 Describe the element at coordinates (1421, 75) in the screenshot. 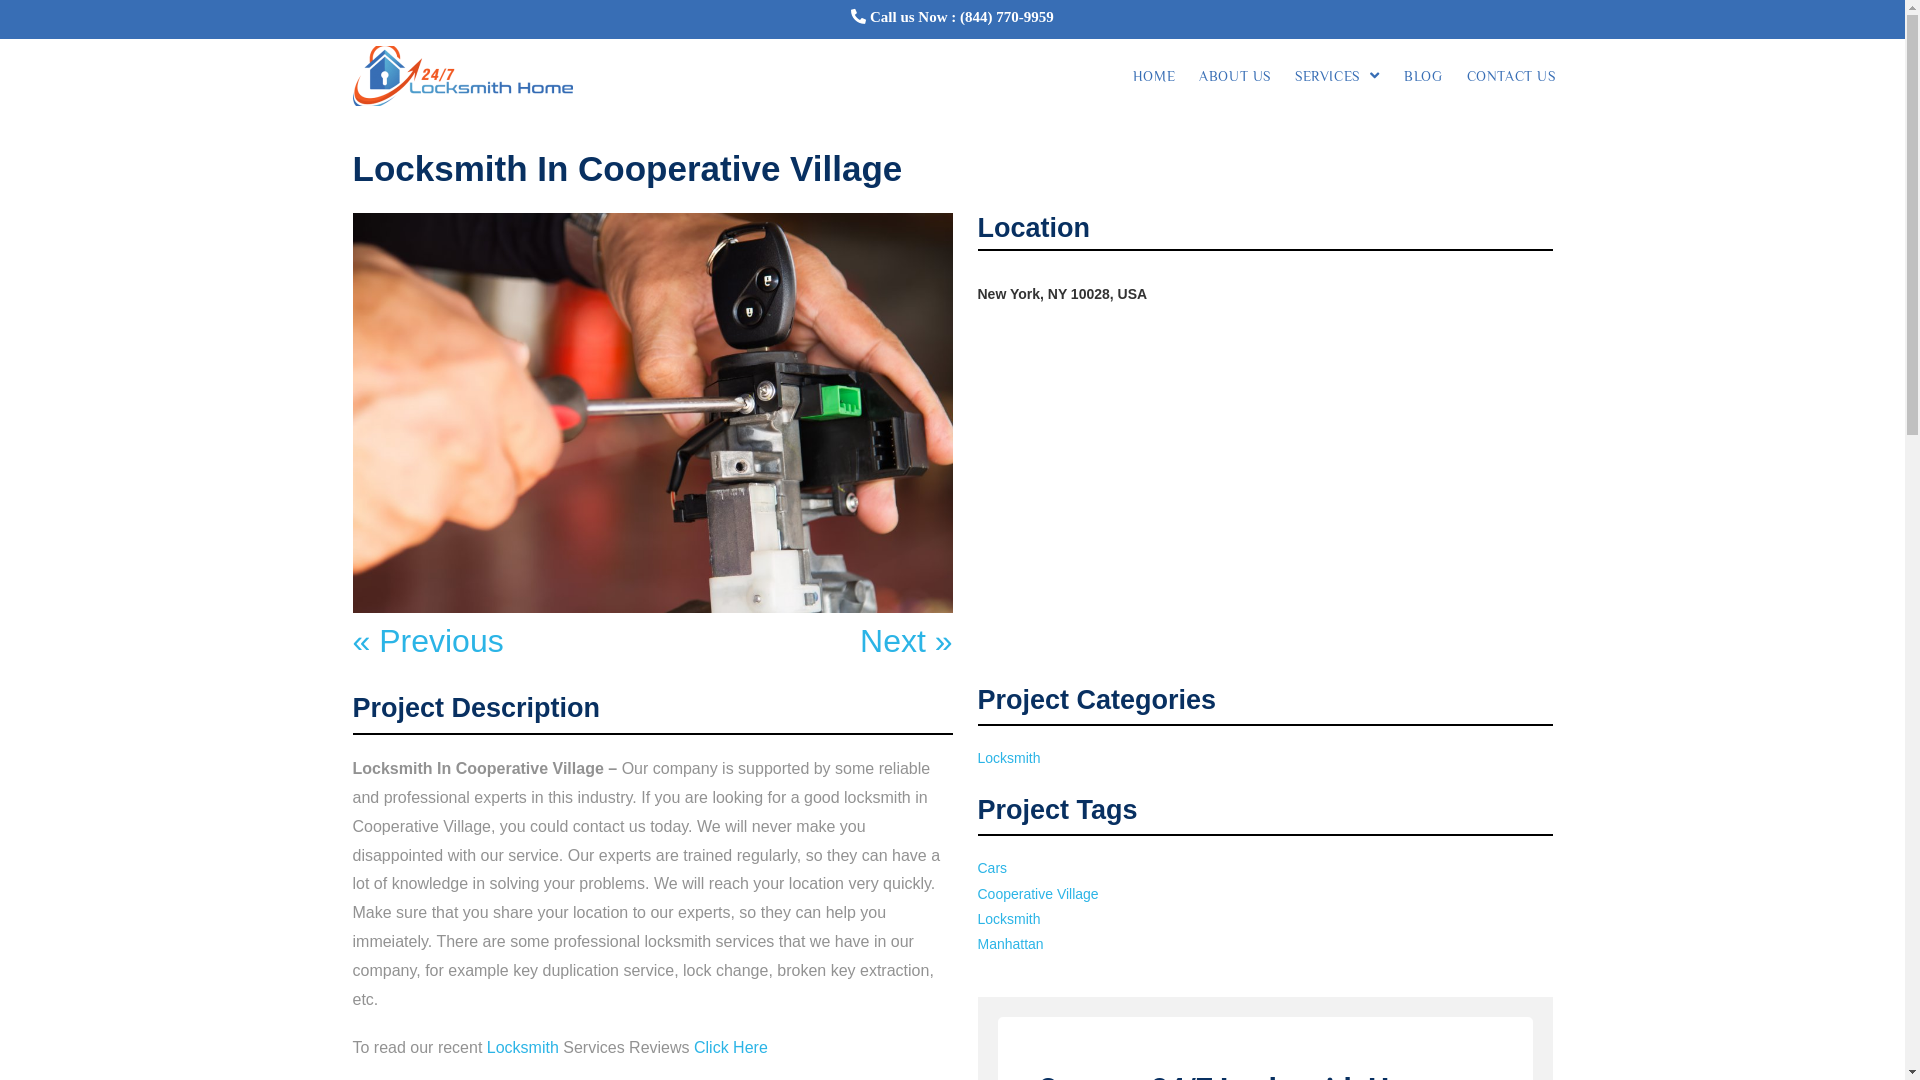

I see `'BLOG'` at that location.